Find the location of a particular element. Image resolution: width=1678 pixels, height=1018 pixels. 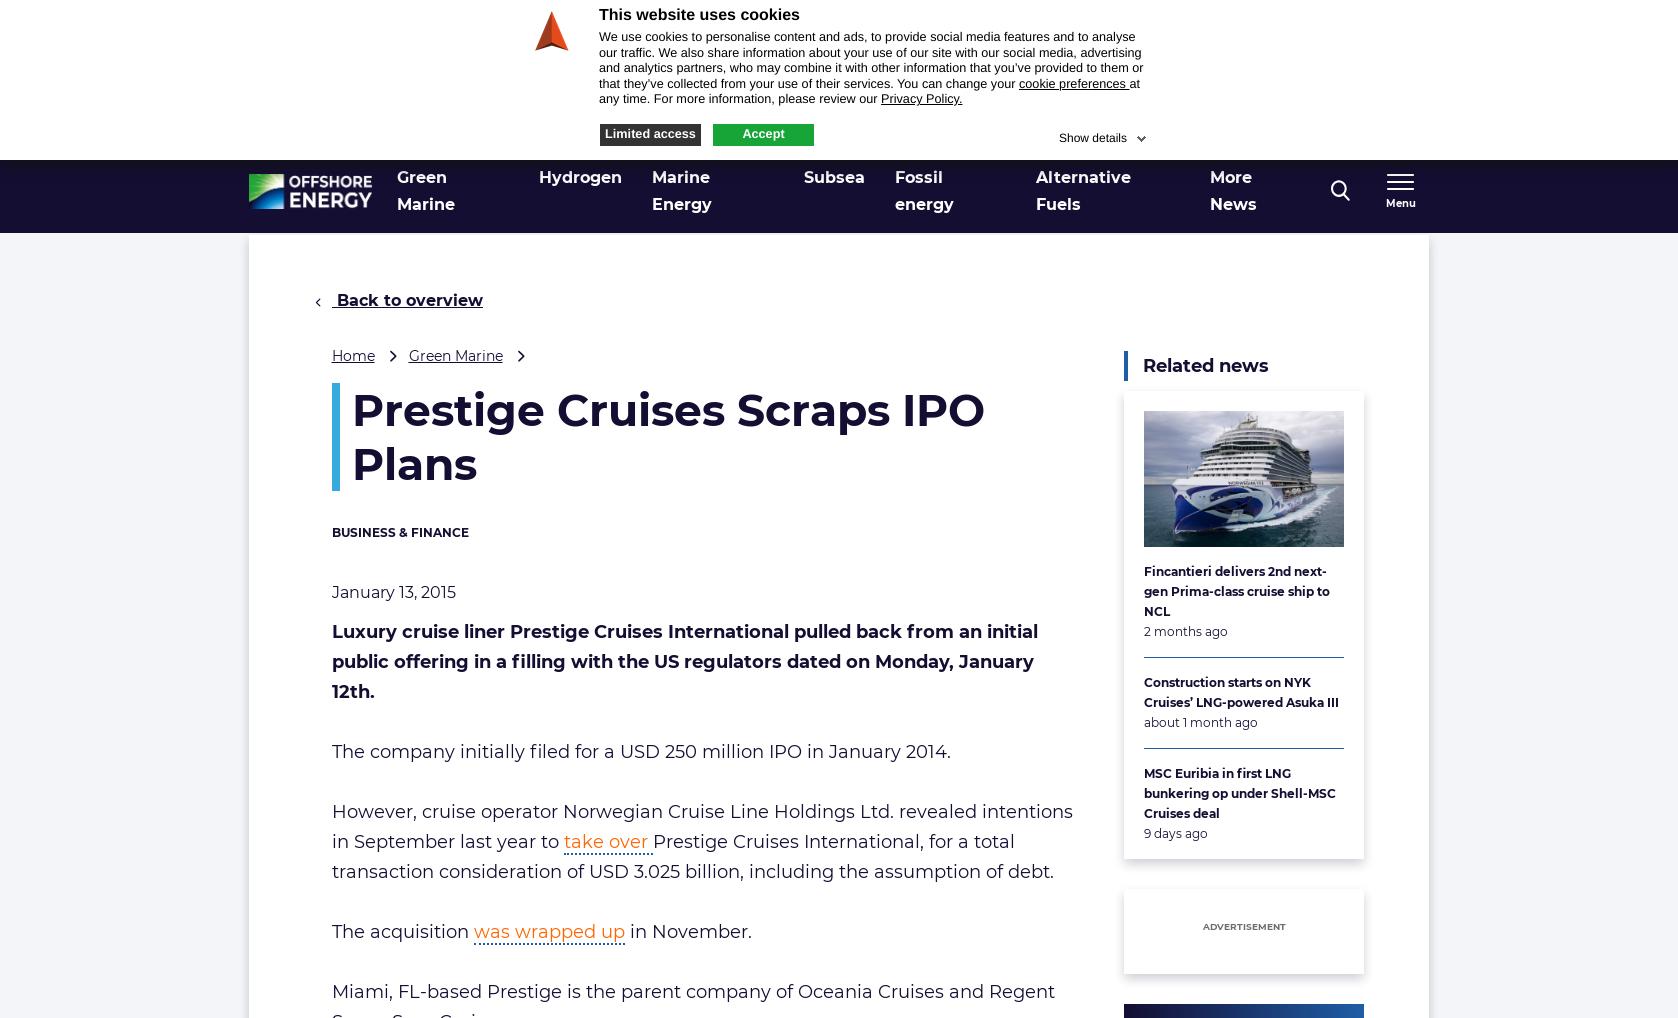

'Home' is located at coordinates (352, 354).